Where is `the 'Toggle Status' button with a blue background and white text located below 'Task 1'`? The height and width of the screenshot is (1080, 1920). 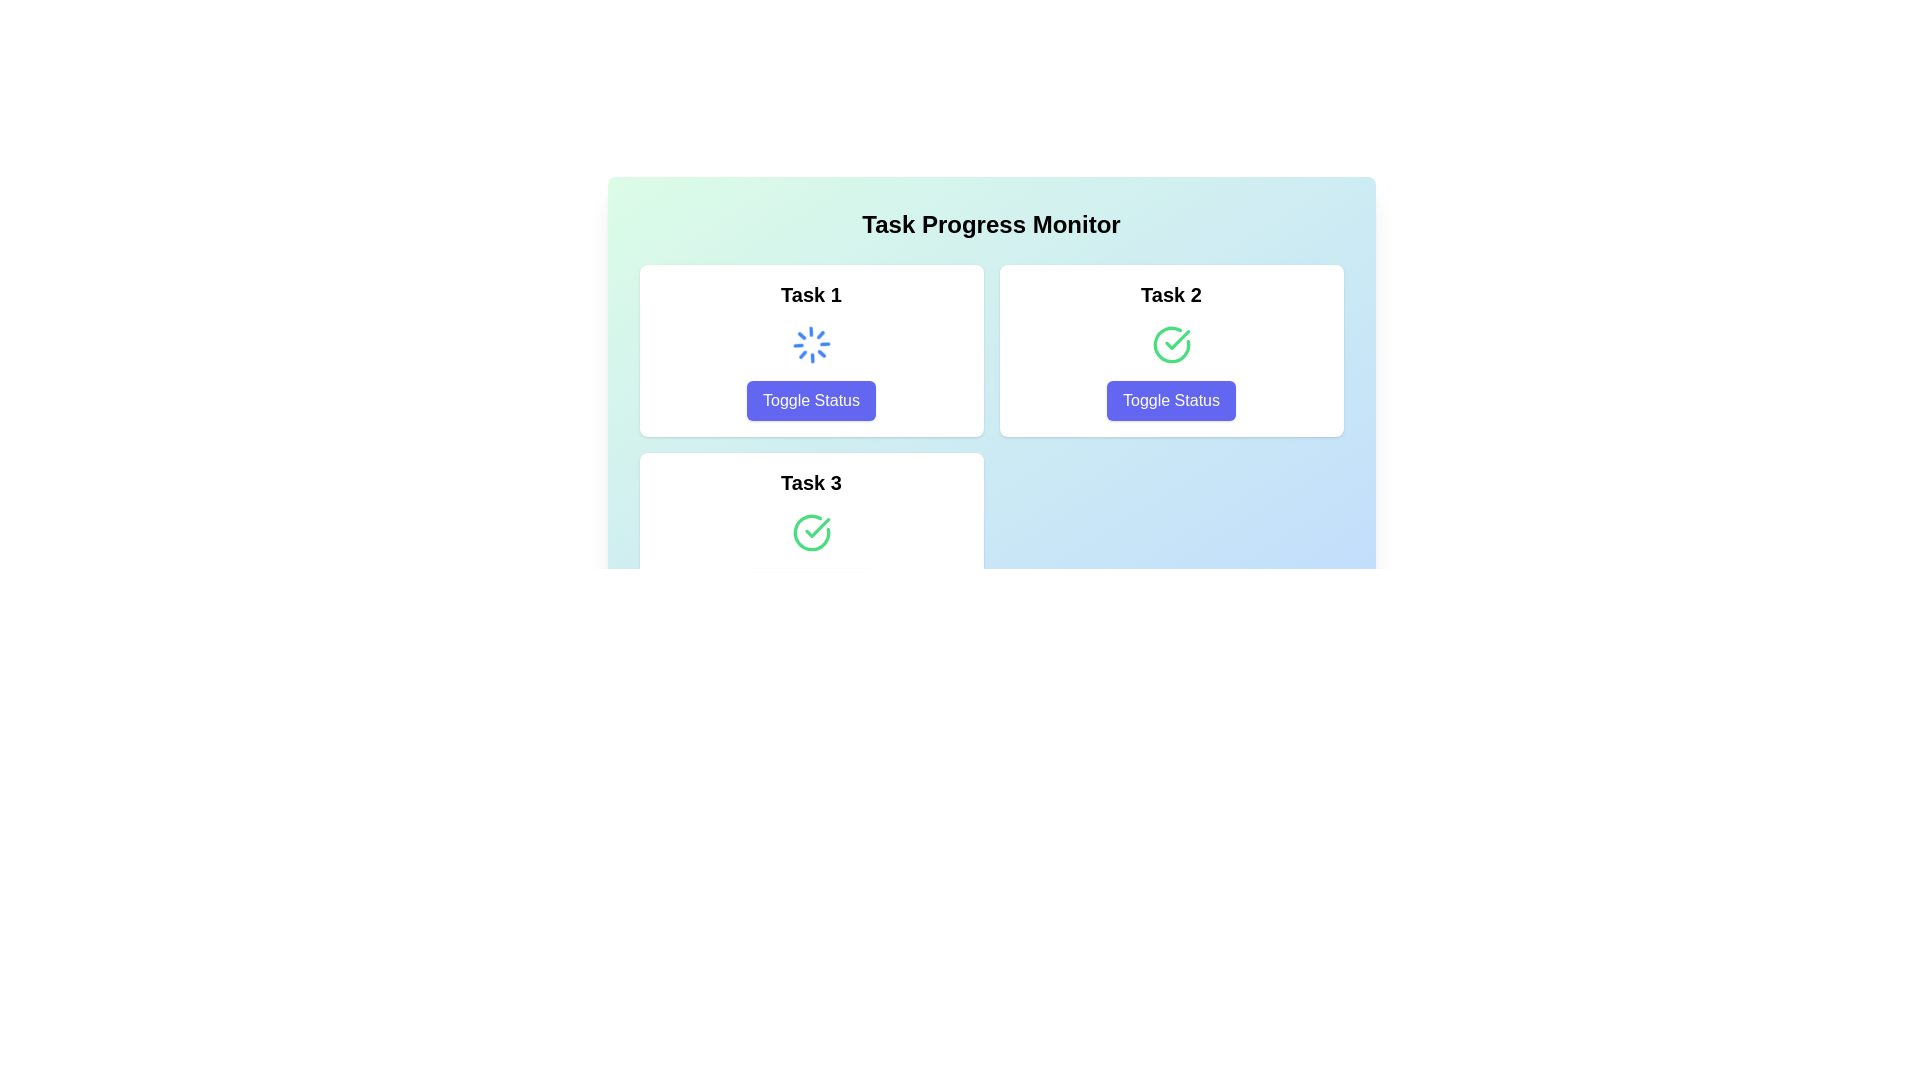 the 'Toggle Status' button with a blue background and white text located below 'Task 1' is located at coordinates (811, 401).